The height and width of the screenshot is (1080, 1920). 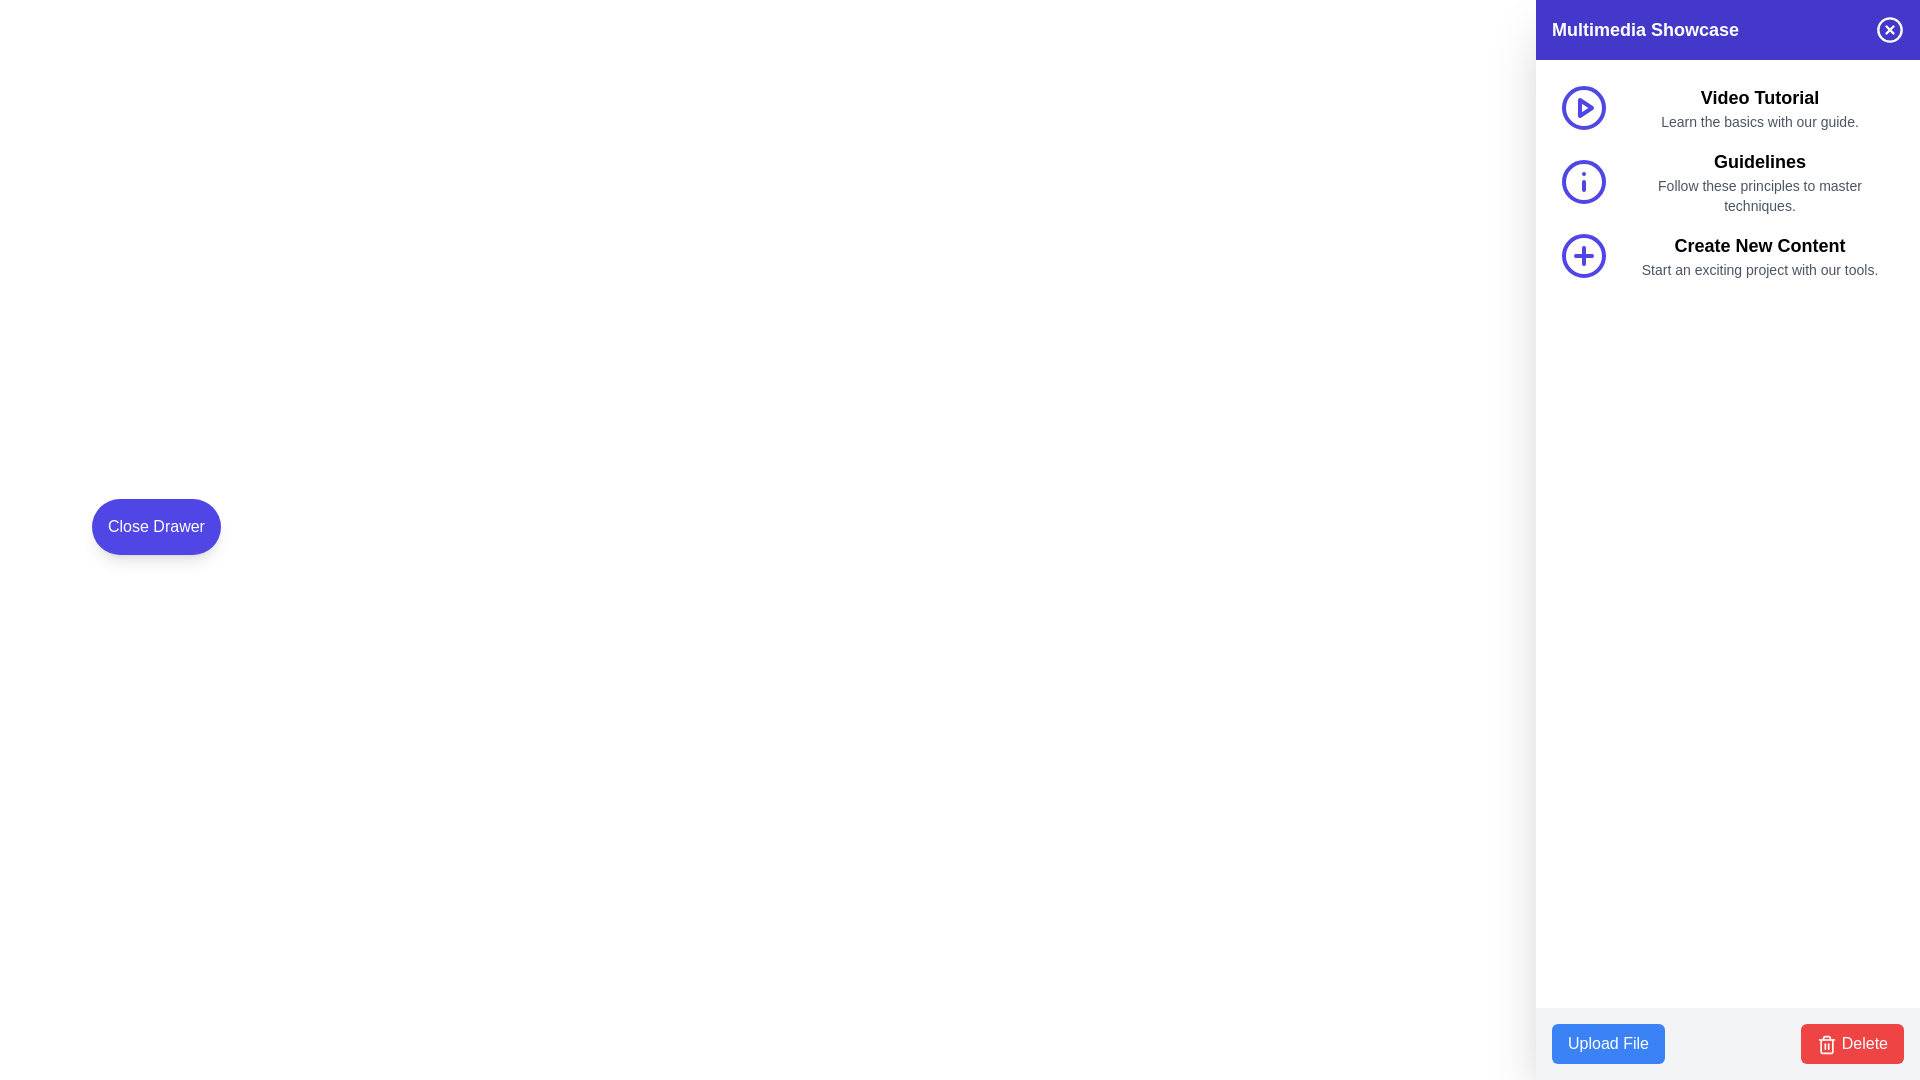 What do you see at coordinates (1727, 181) in the screenshot?
I see `the Informational Section element, which is the second option in a vertical list within the sidebar interface` at bounding box center [1727, 181].